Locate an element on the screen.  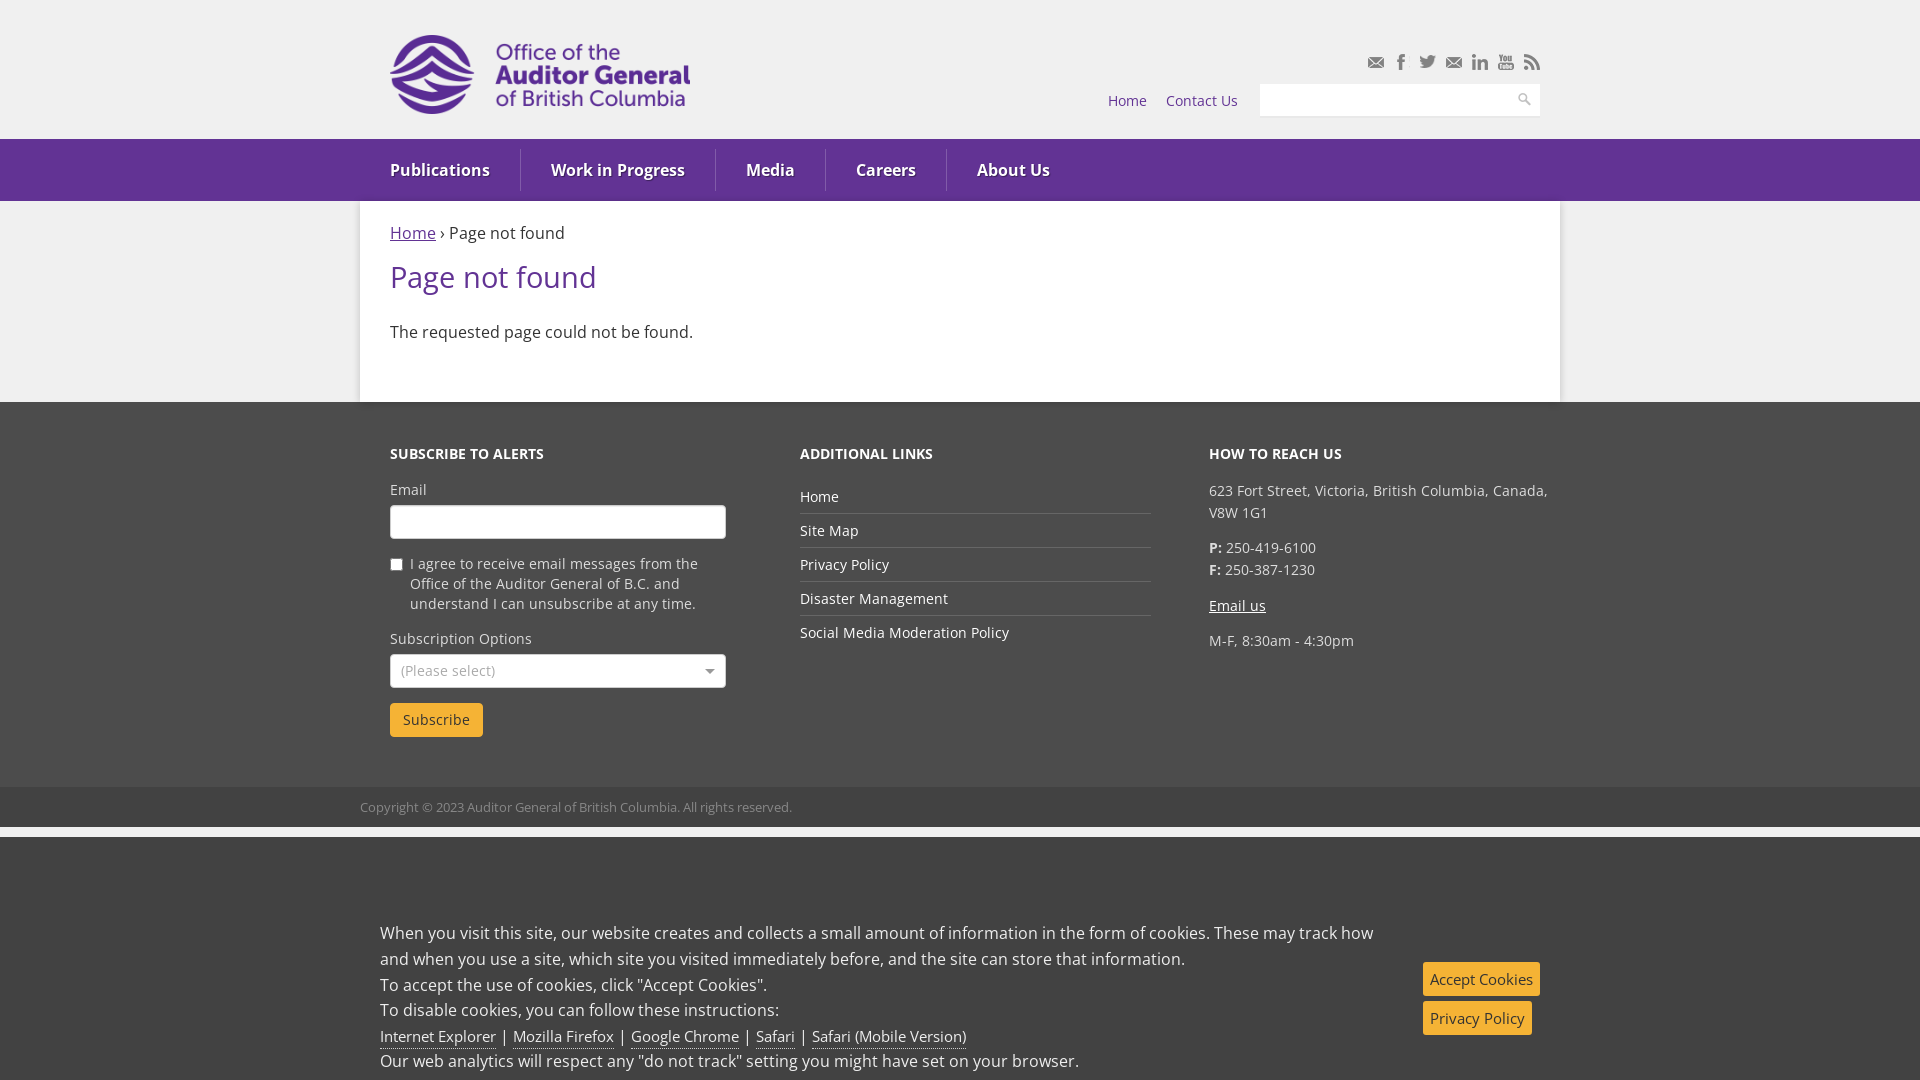
'Follow us on Twitter' is located at coordinates (1427, 60).